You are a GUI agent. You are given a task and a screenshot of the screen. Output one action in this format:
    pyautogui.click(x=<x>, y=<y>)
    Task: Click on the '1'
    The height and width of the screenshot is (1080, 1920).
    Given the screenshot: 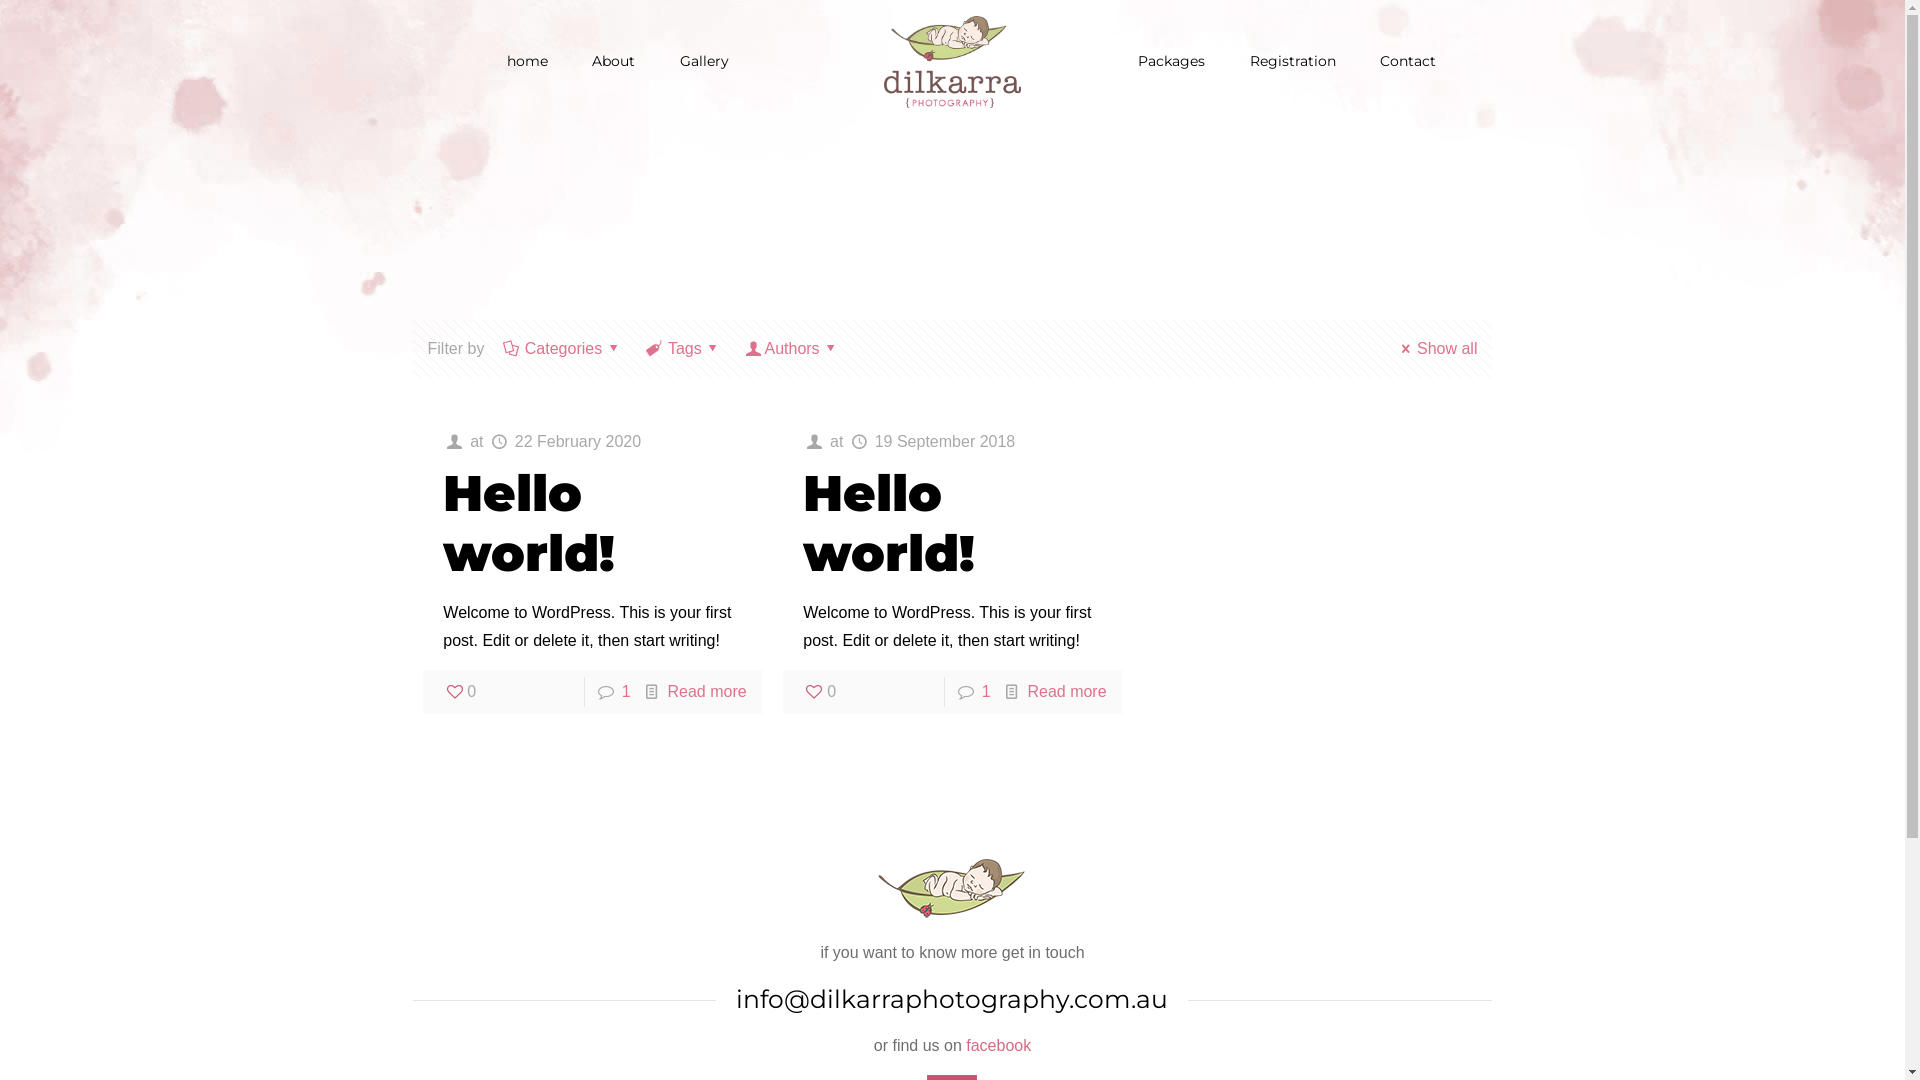 What is the action you would take?
    pyautogui.click(x=625, y=690)
    